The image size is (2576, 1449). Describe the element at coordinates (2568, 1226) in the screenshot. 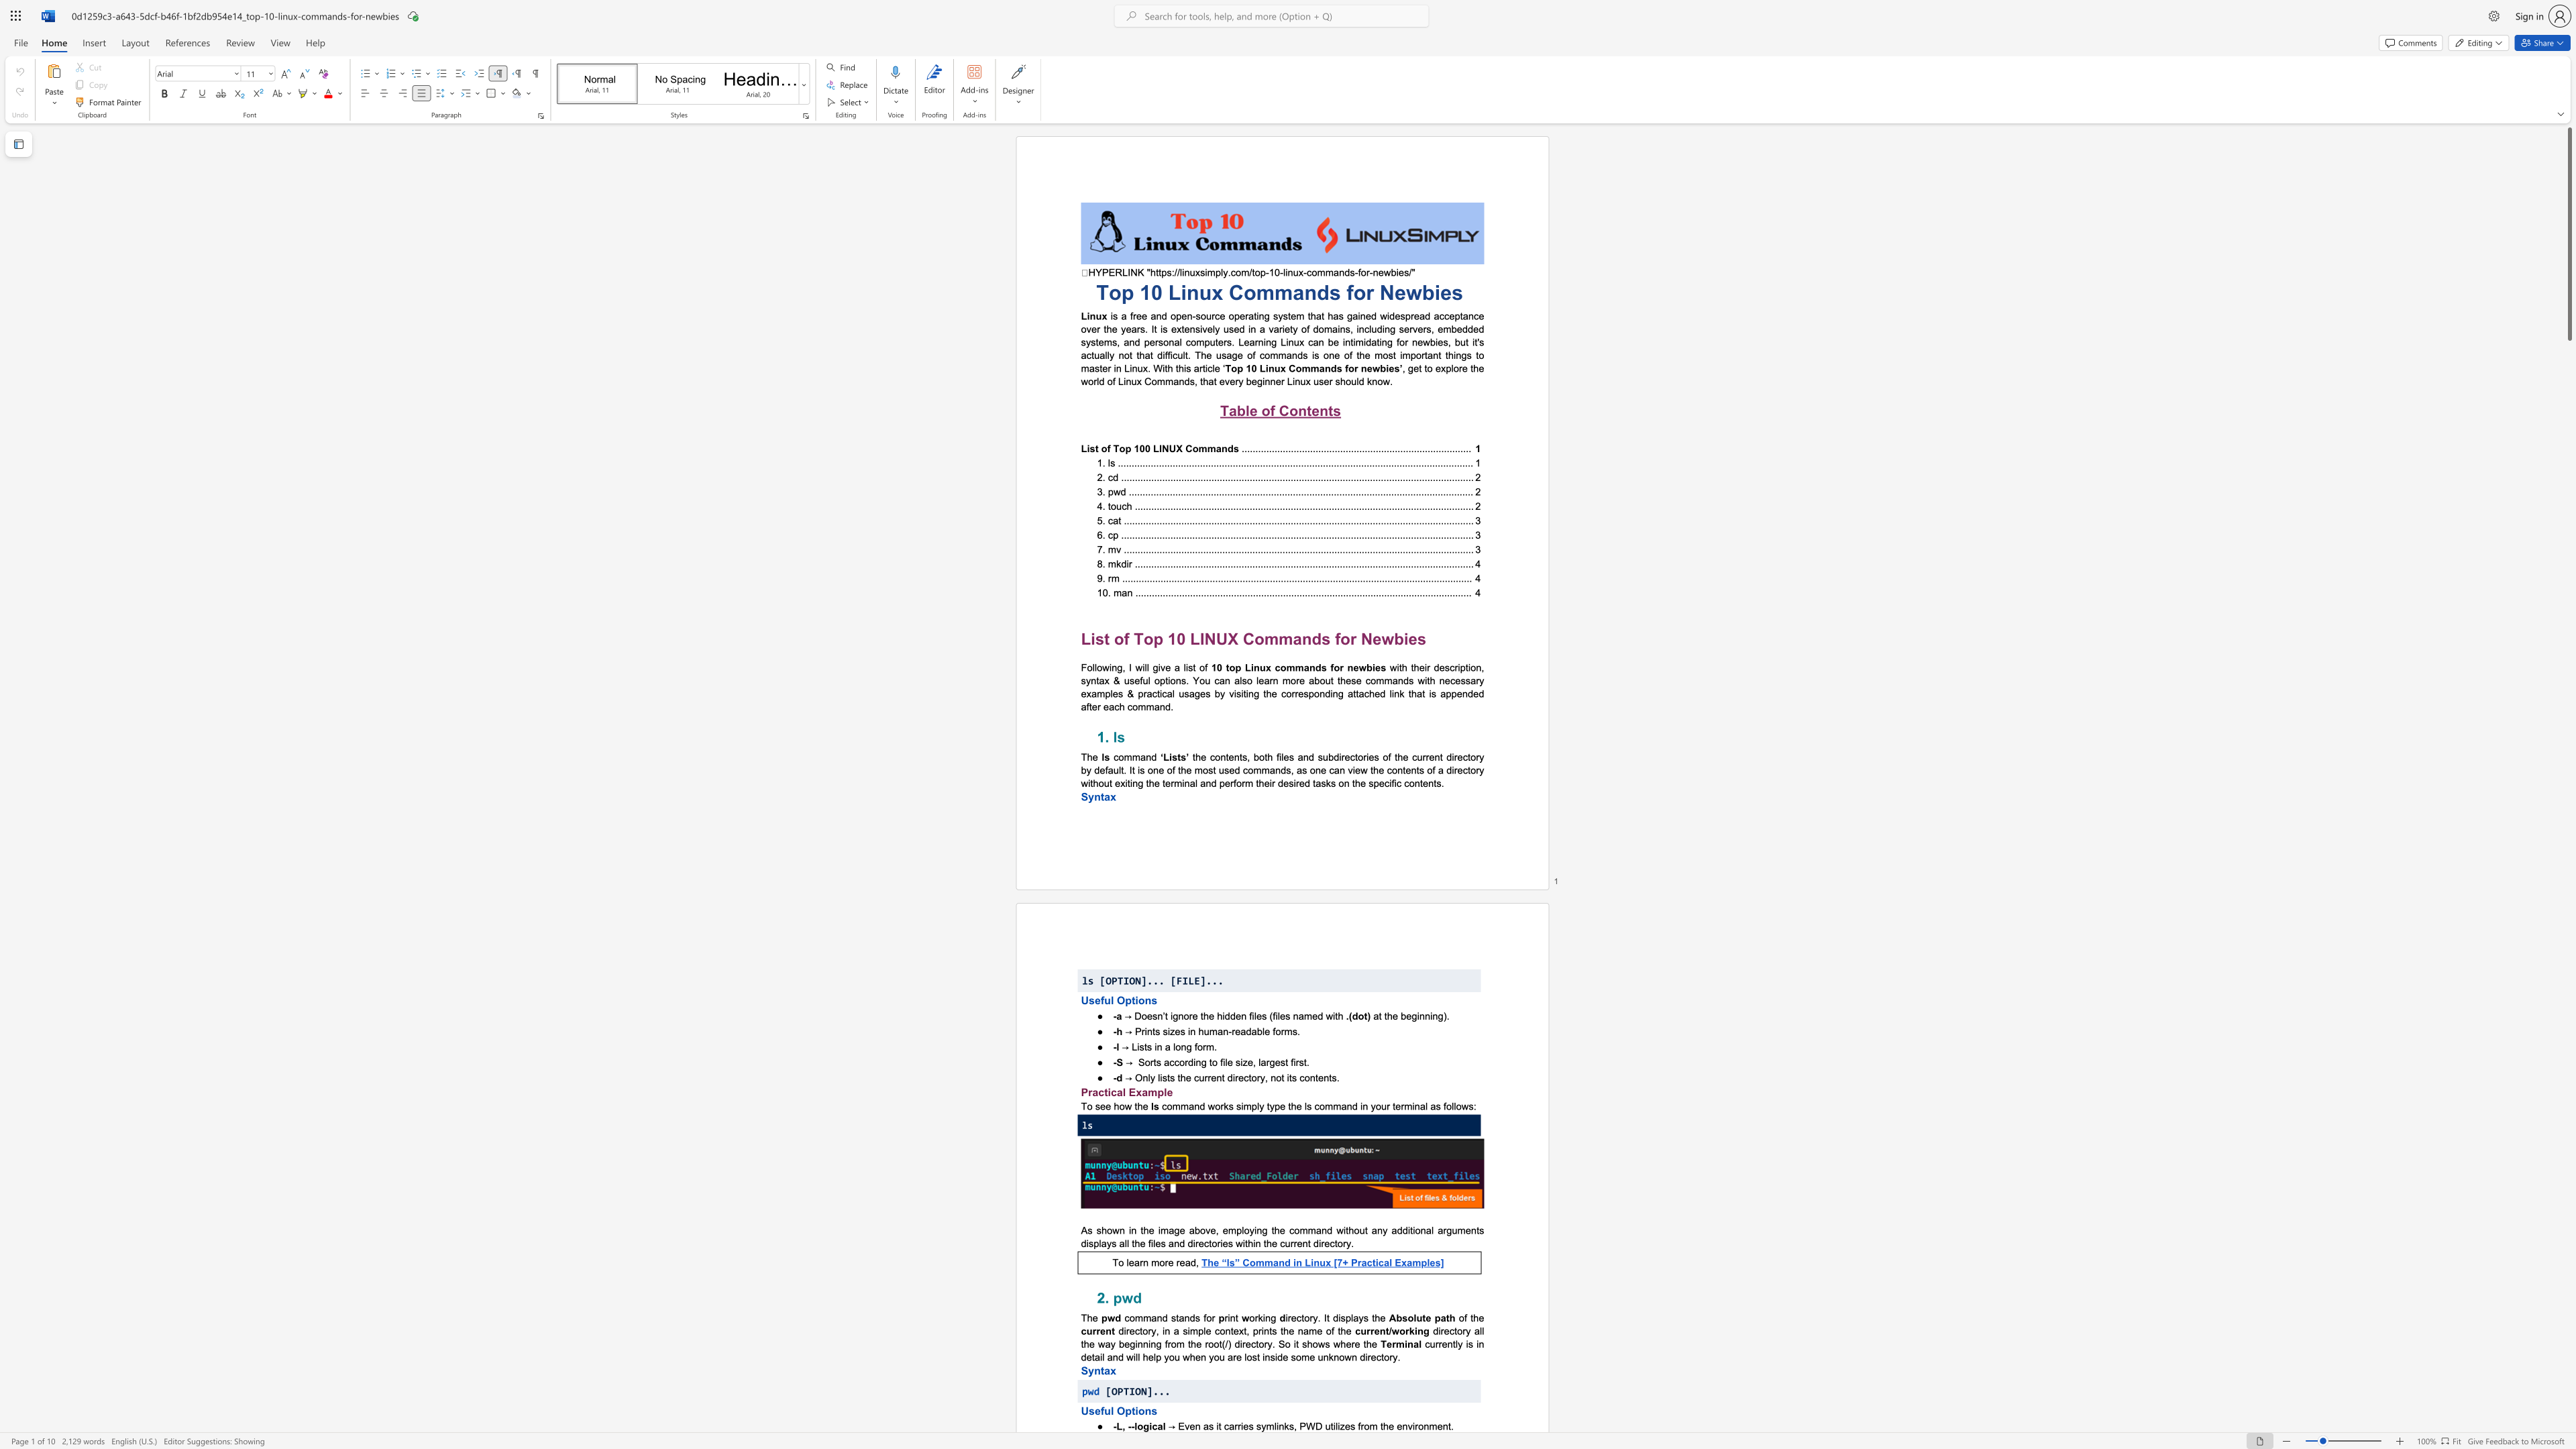

I see `the vertical scrollbar to lower the page content` at that location.